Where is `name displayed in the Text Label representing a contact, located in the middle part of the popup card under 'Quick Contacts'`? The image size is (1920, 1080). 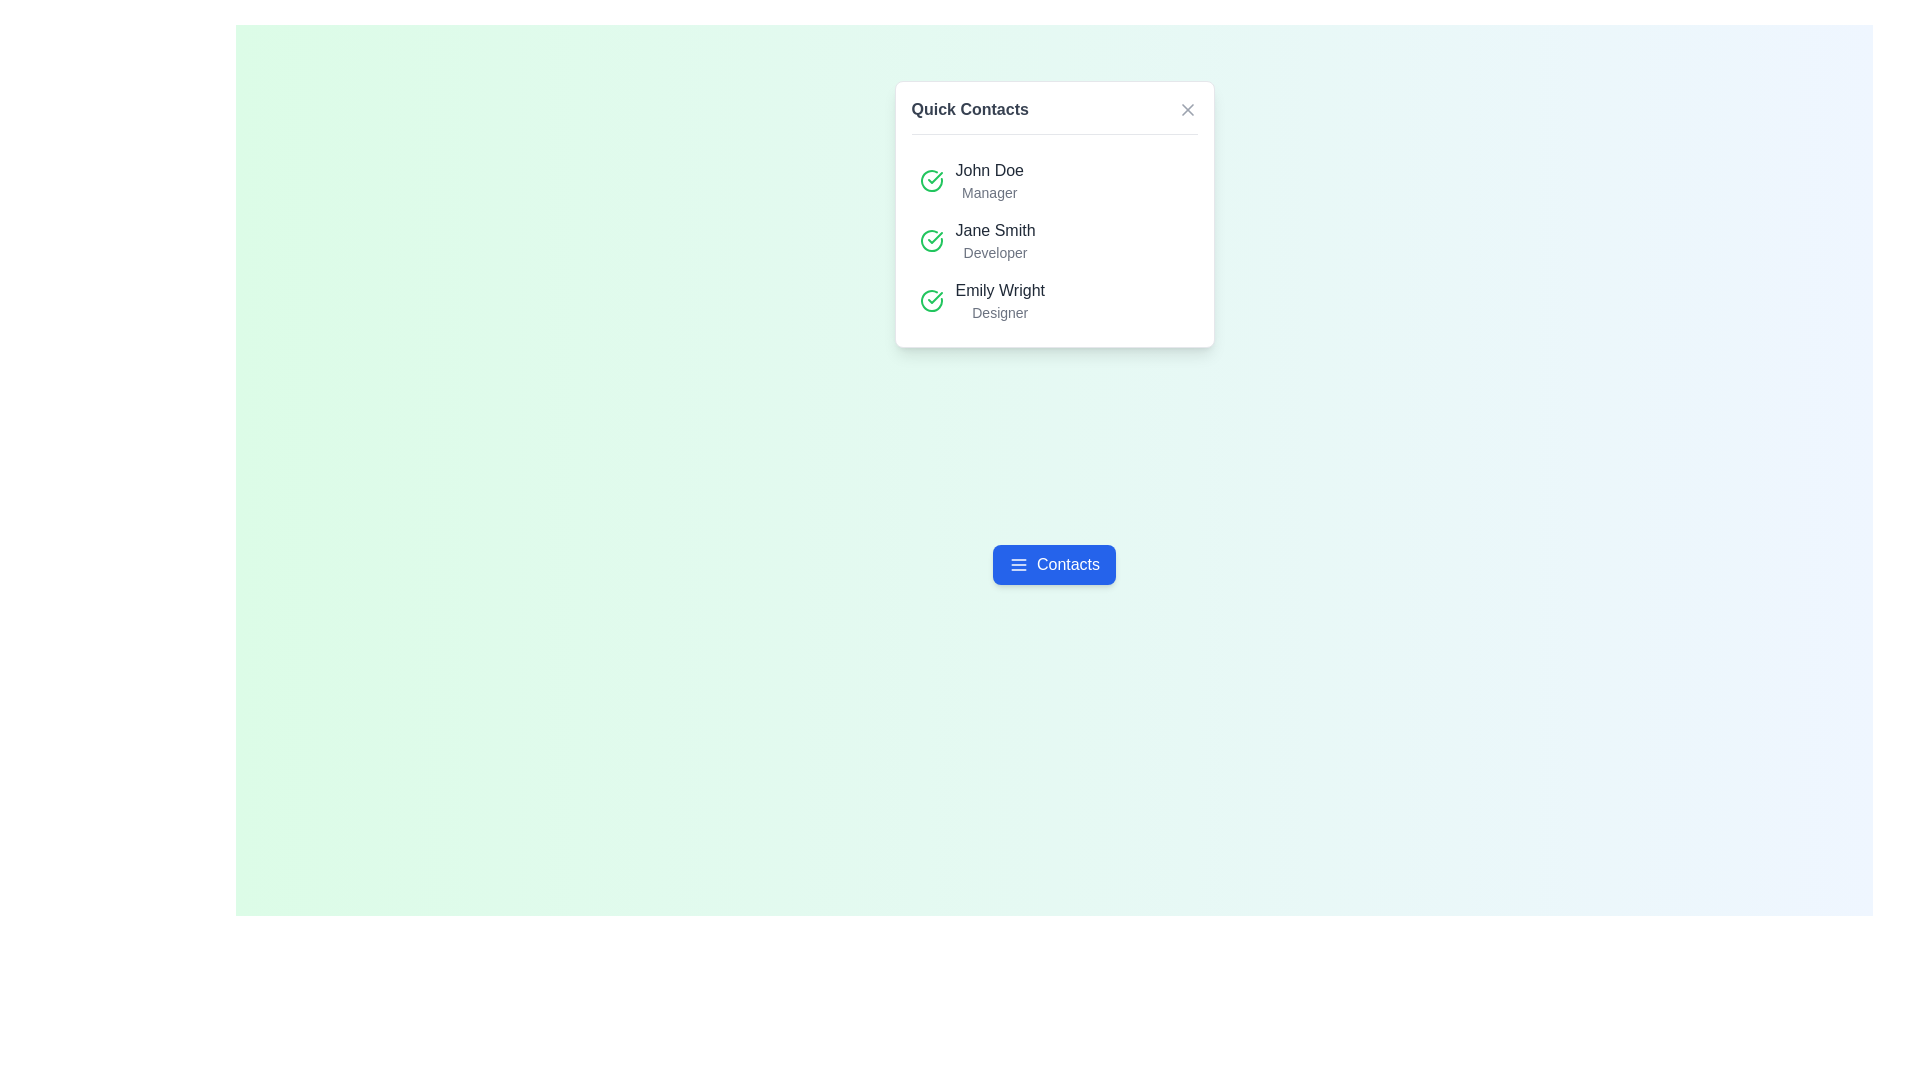
name displayed in the Text Label representing a contact, located in the middle part of the popup card under 'Quick Contacts' is located at coordinates (995, 230).